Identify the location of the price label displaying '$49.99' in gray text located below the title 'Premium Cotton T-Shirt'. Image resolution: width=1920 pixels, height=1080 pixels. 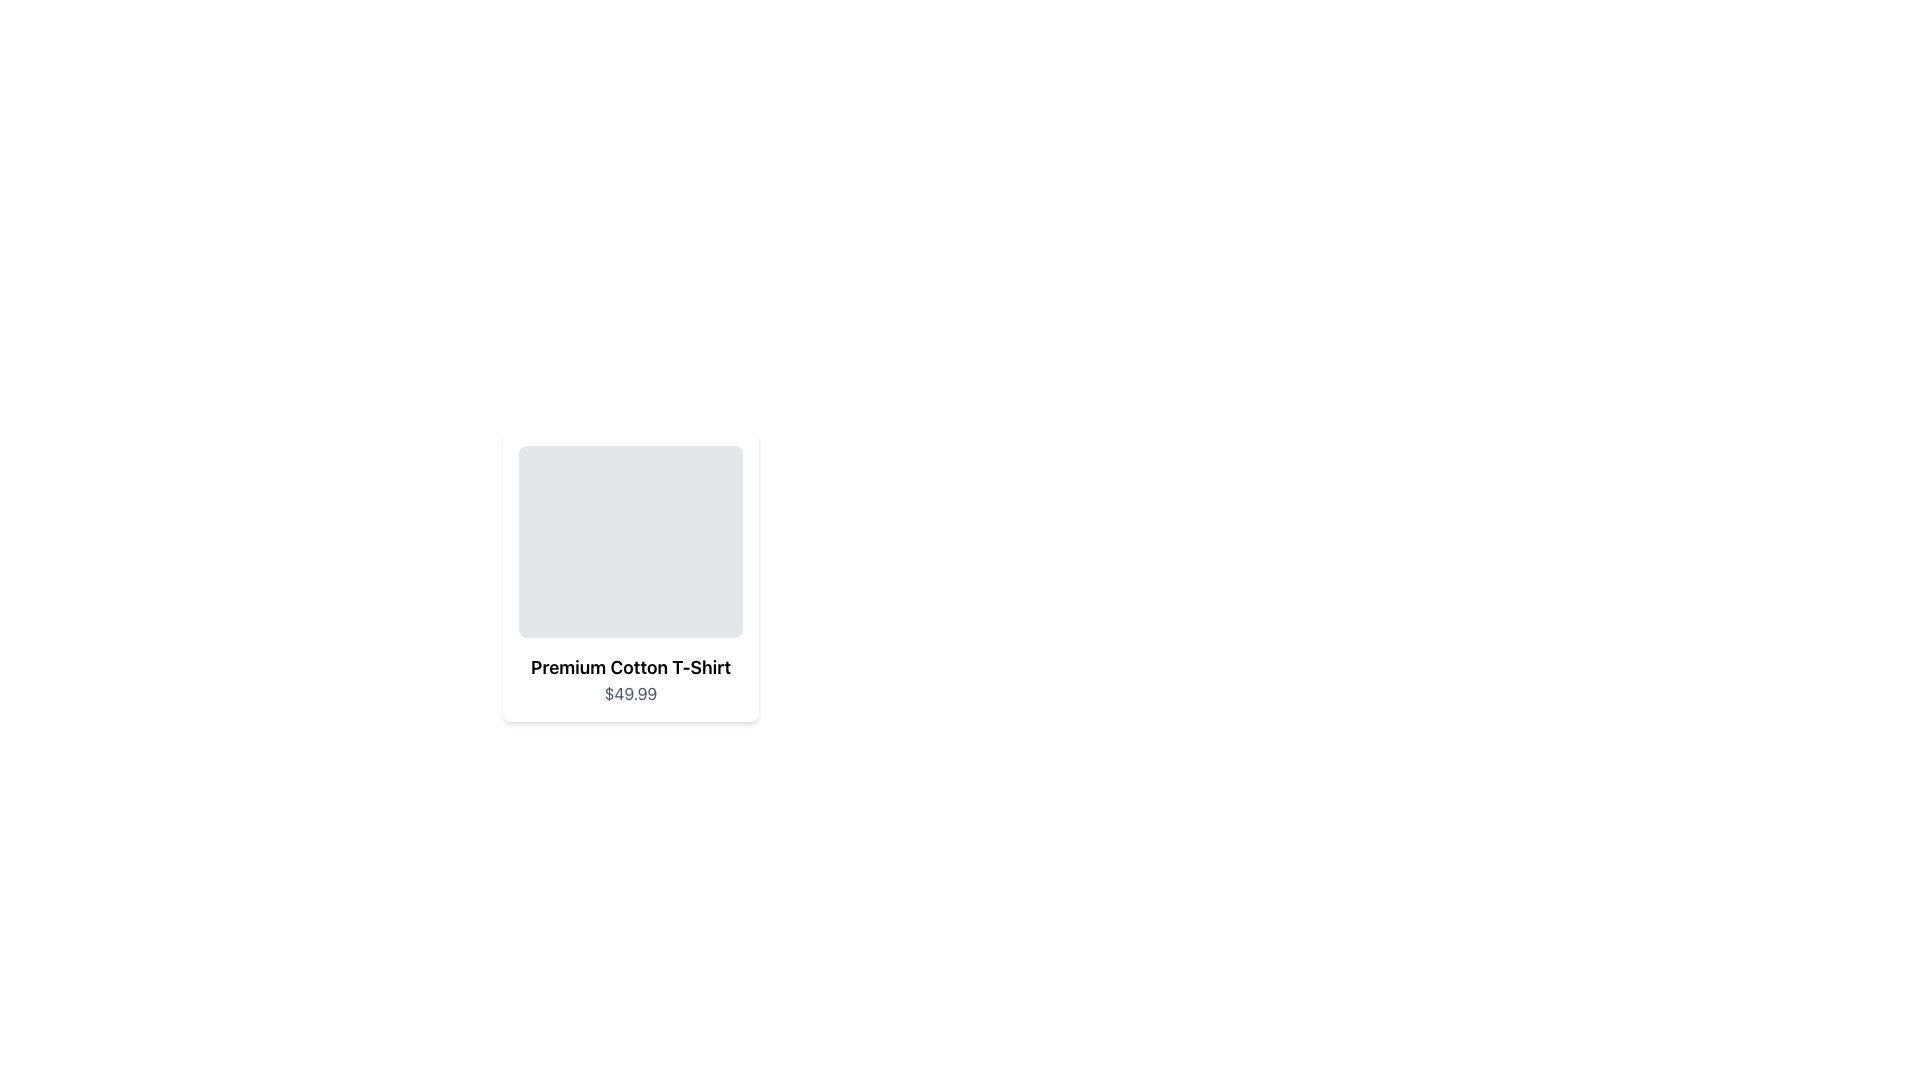
(629, 693).